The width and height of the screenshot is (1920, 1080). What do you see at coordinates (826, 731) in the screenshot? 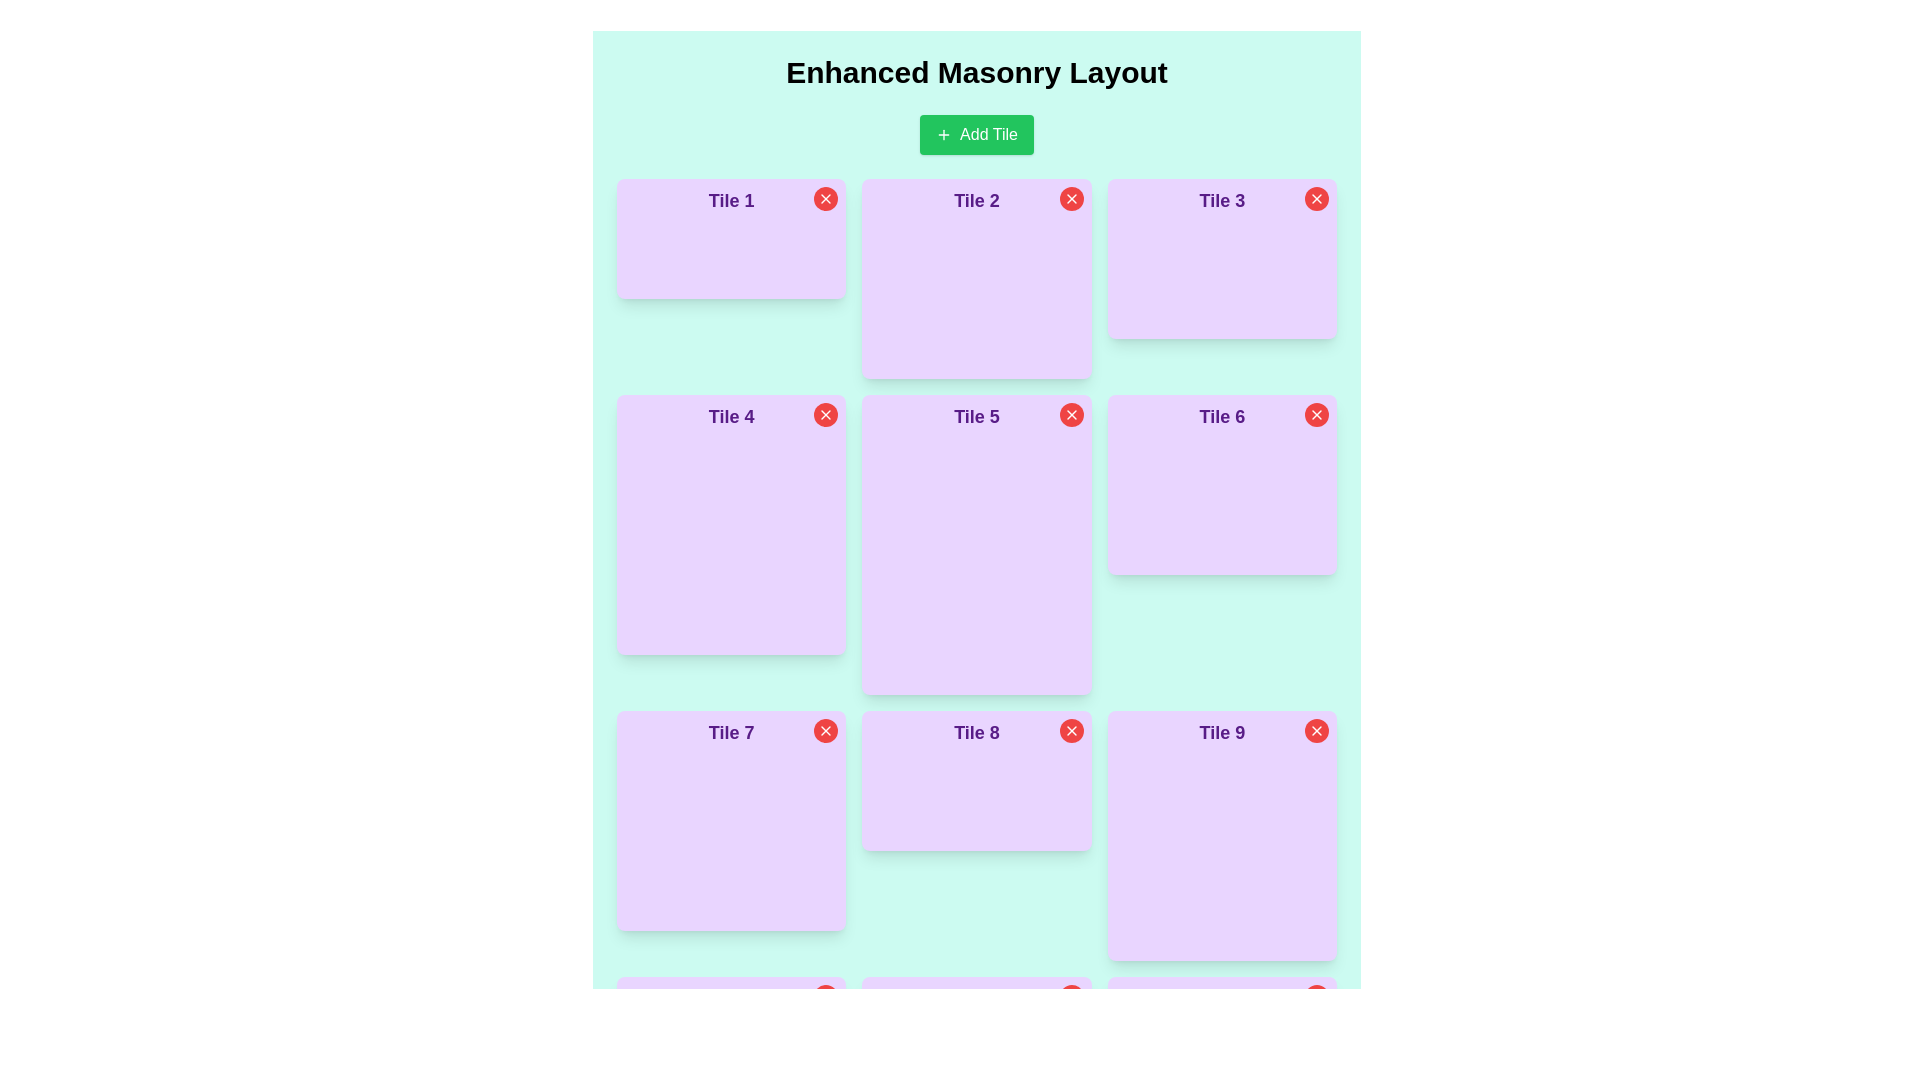
I see `the circular red button with a white 'x' icon located in the top-right corner of 'Tile 7'` at bounding box center [826, 731].